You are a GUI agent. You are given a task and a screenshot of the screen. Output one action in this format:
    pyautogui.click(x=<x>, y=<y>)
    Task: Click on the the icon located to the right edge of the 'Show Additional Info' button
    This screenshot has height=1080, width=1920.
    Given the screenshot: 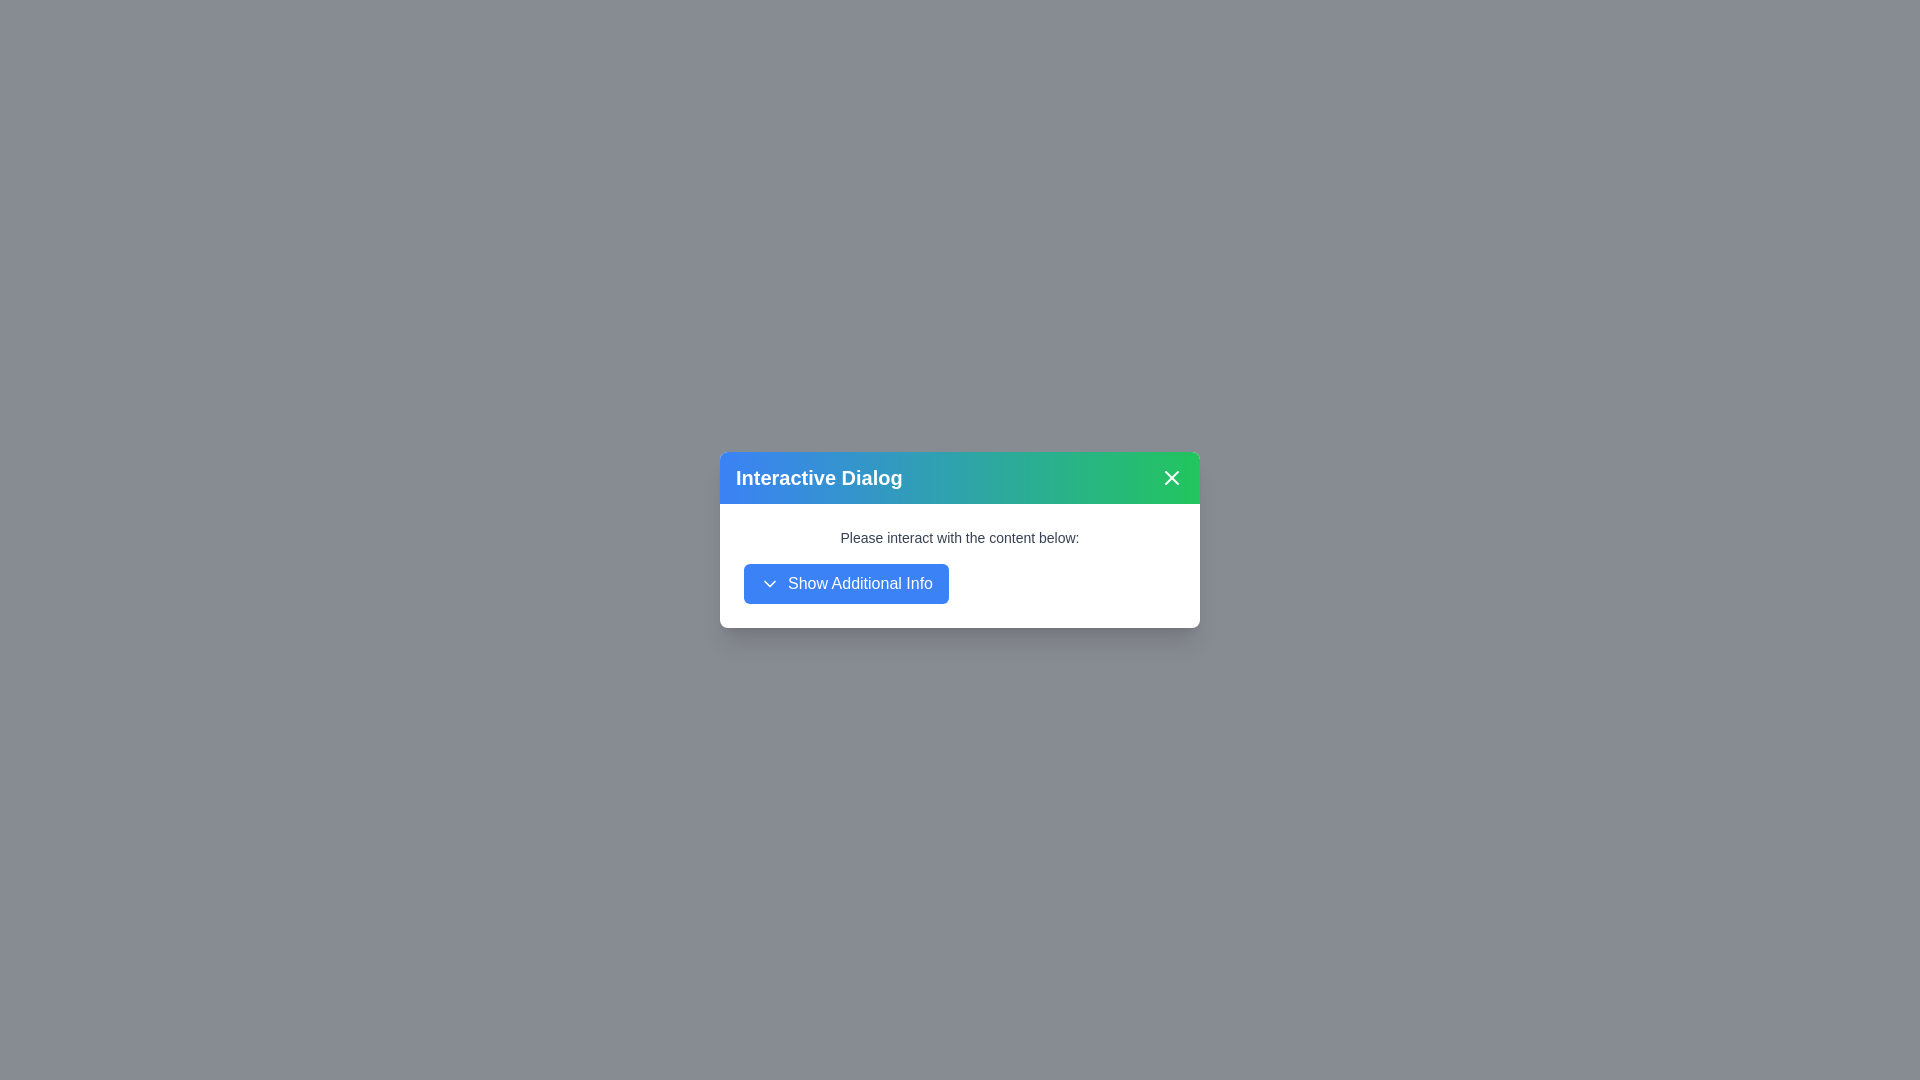 What is the action you would take?
    pyautogui.click(x=768, y=583)
    